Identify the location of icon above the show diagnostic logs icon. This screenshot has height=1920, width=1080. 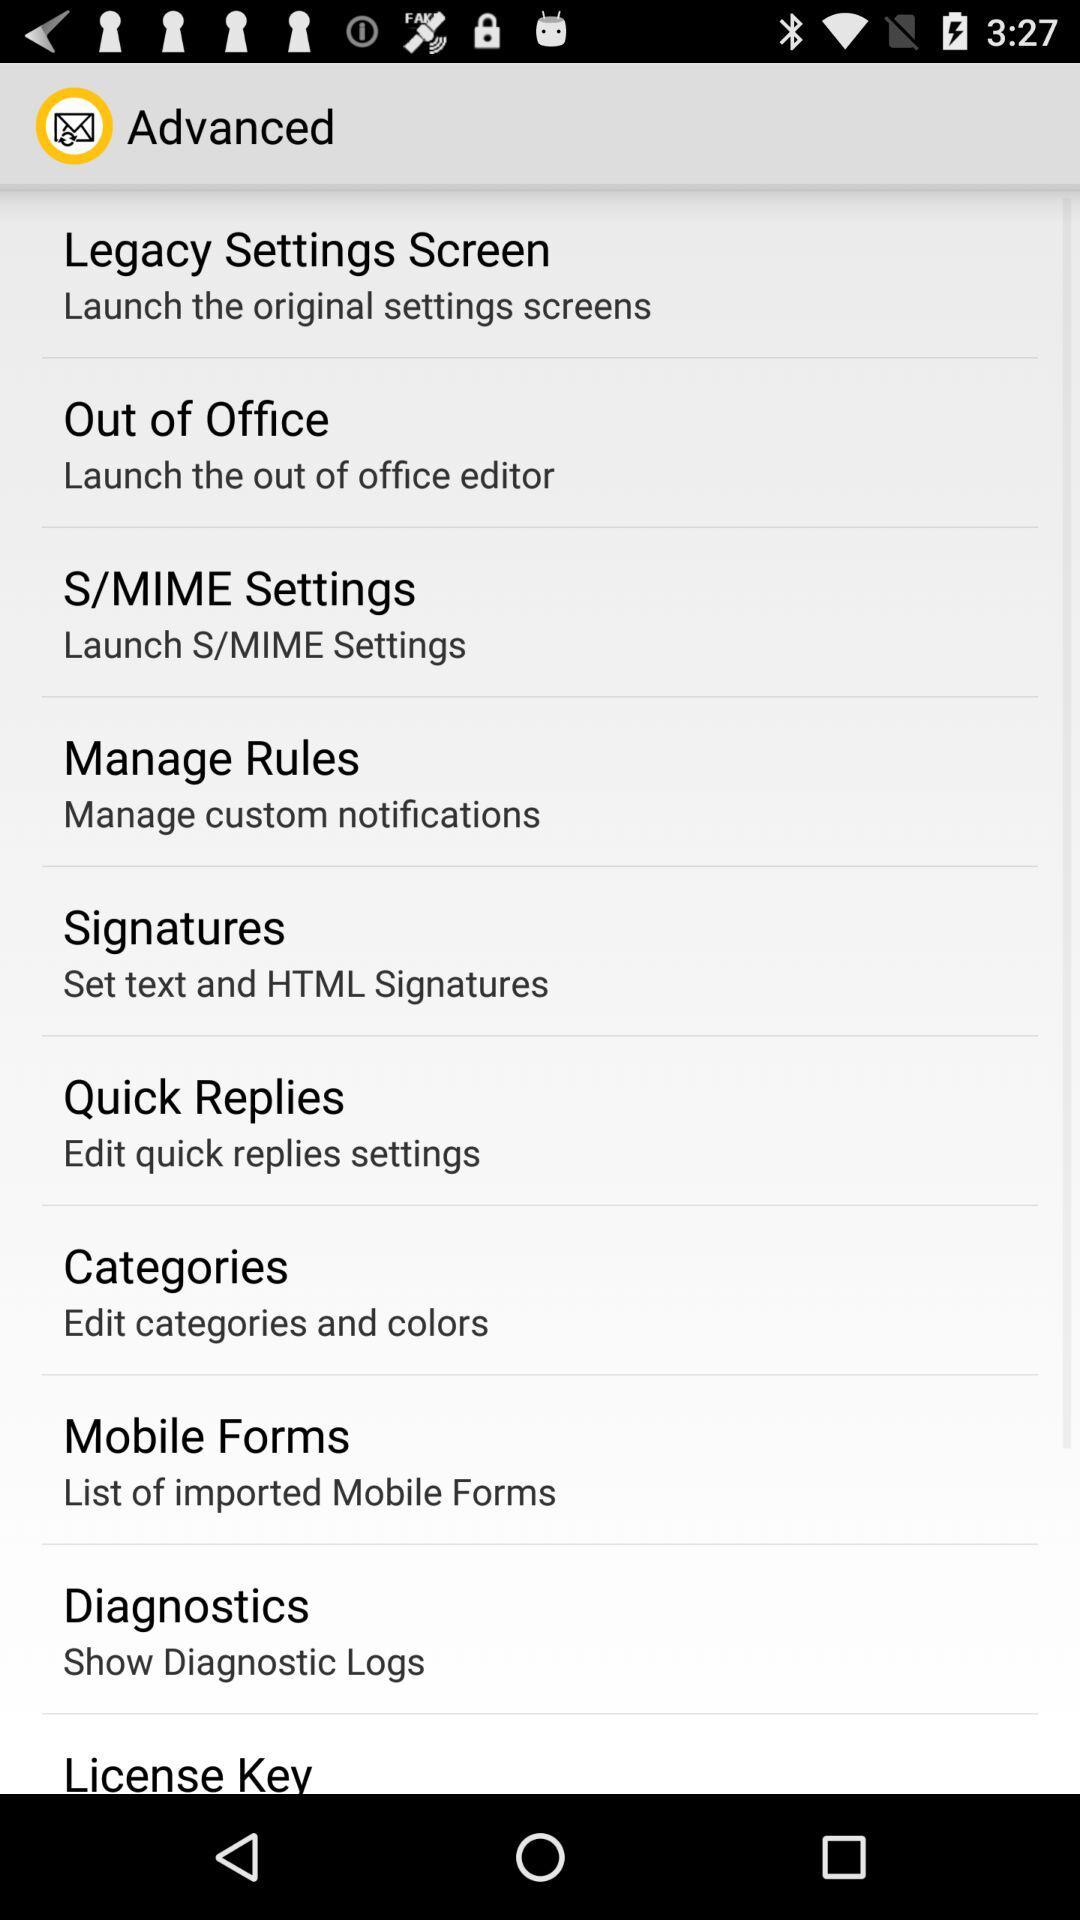
(186, 1603).